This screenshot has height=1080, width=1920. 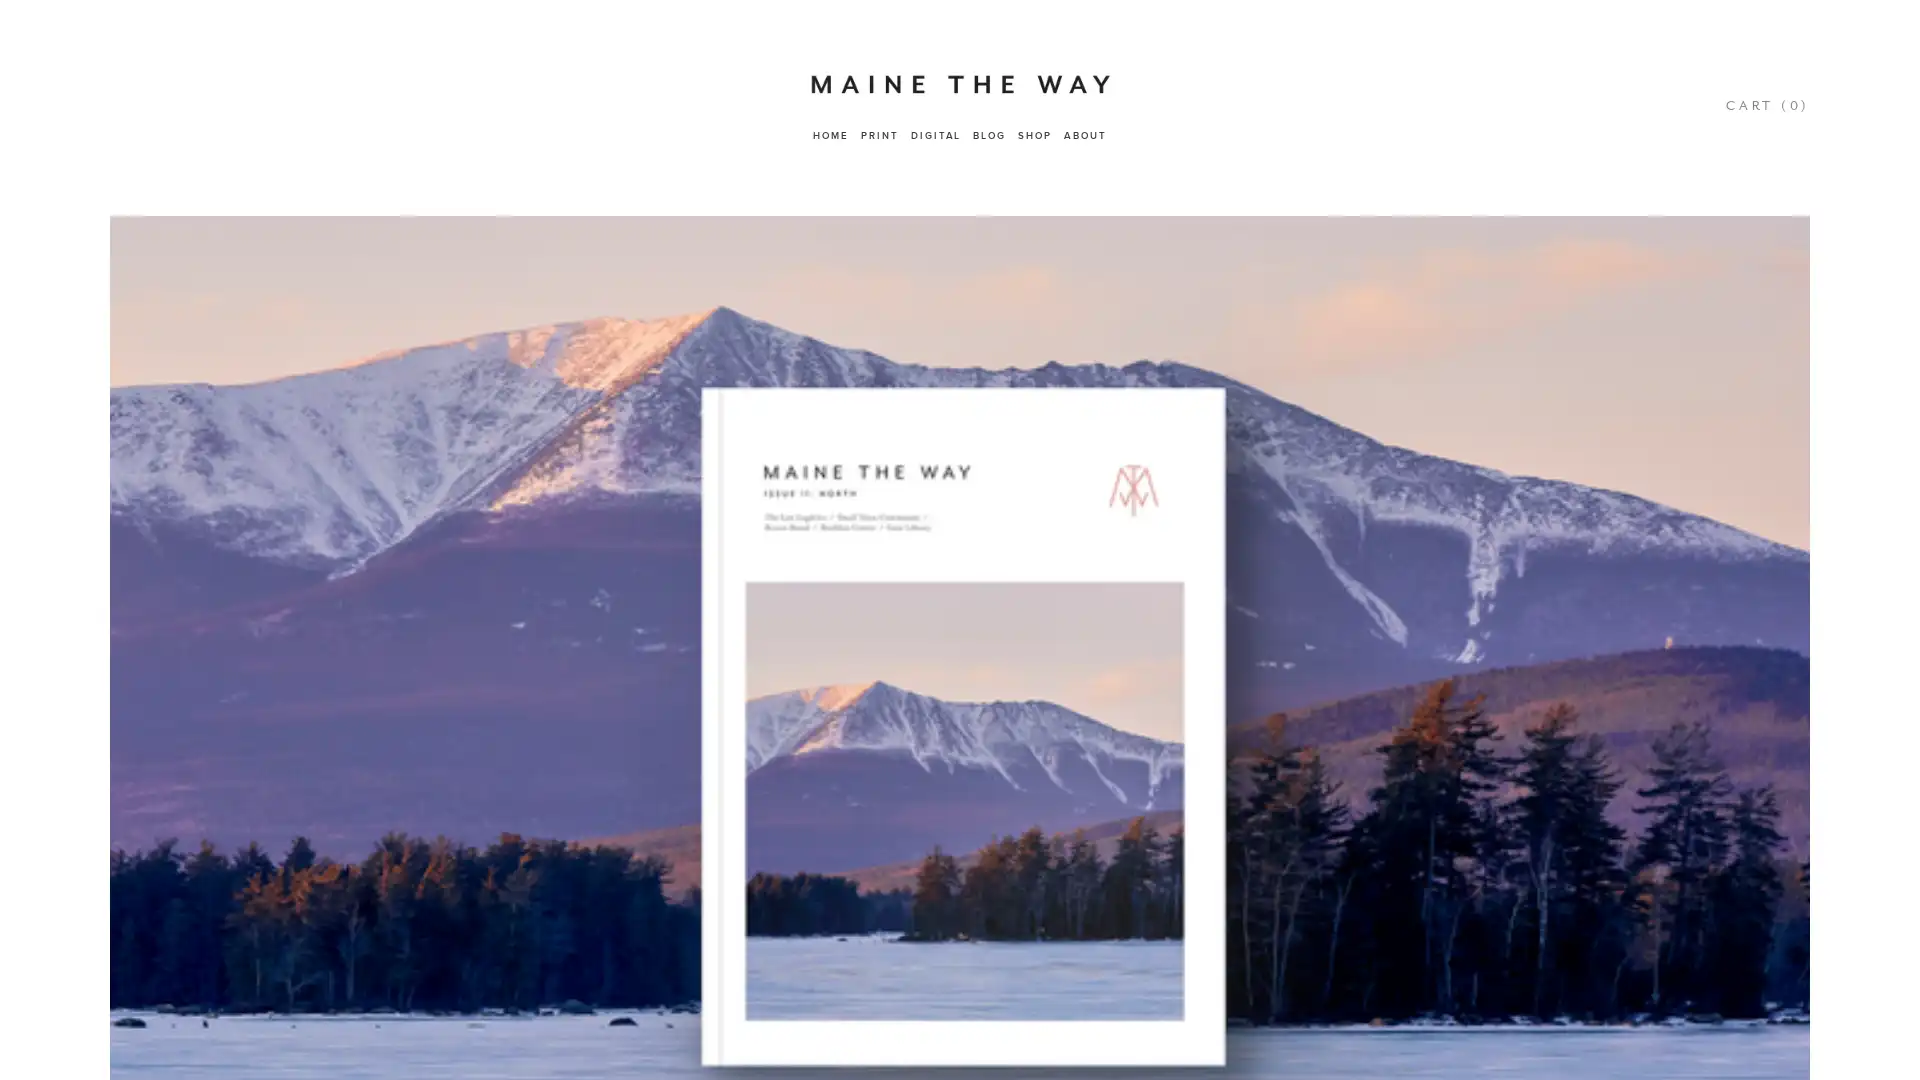 What do you see at coordinates (1692, 922) in the screenshot?
I see `SUBSCRIBE` at bounding box center [1692, 922].